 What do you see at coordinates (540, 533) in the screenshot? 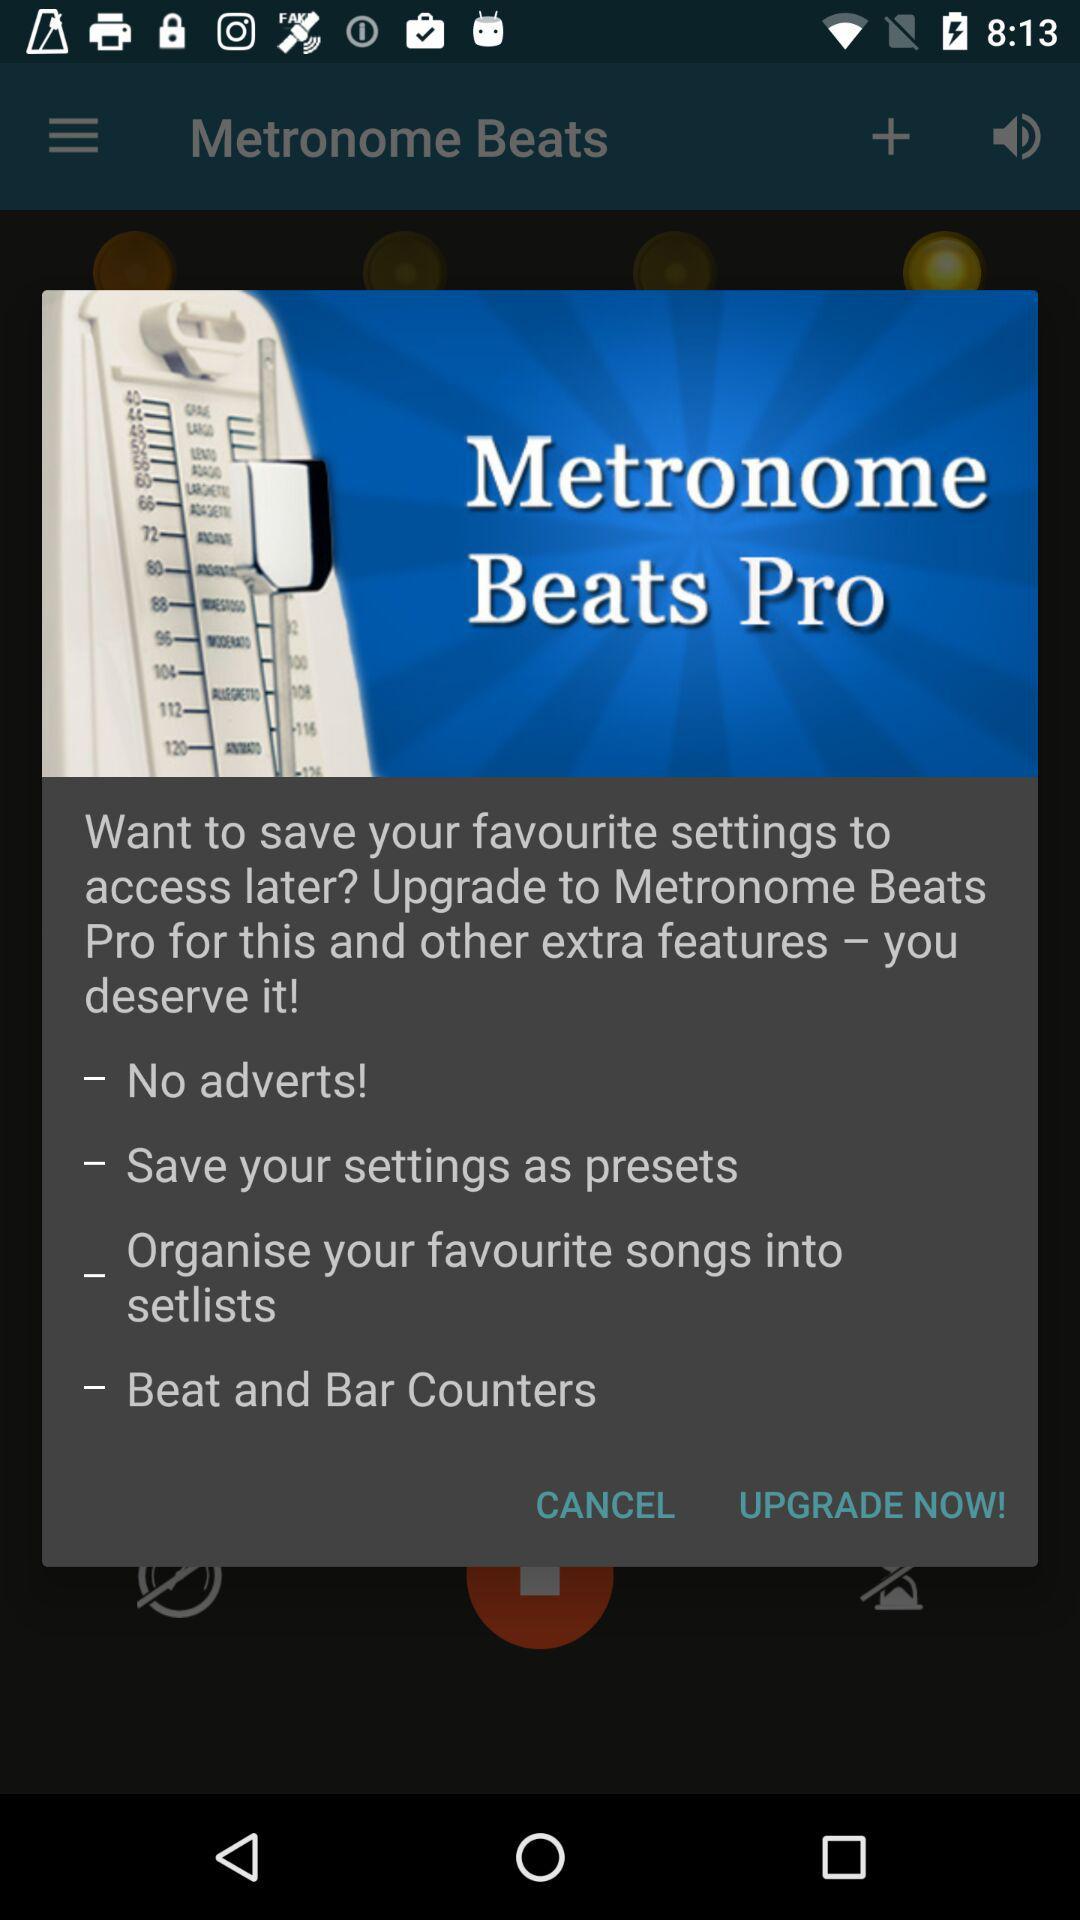
I see `item at the top` at bounding box center [540, 533].